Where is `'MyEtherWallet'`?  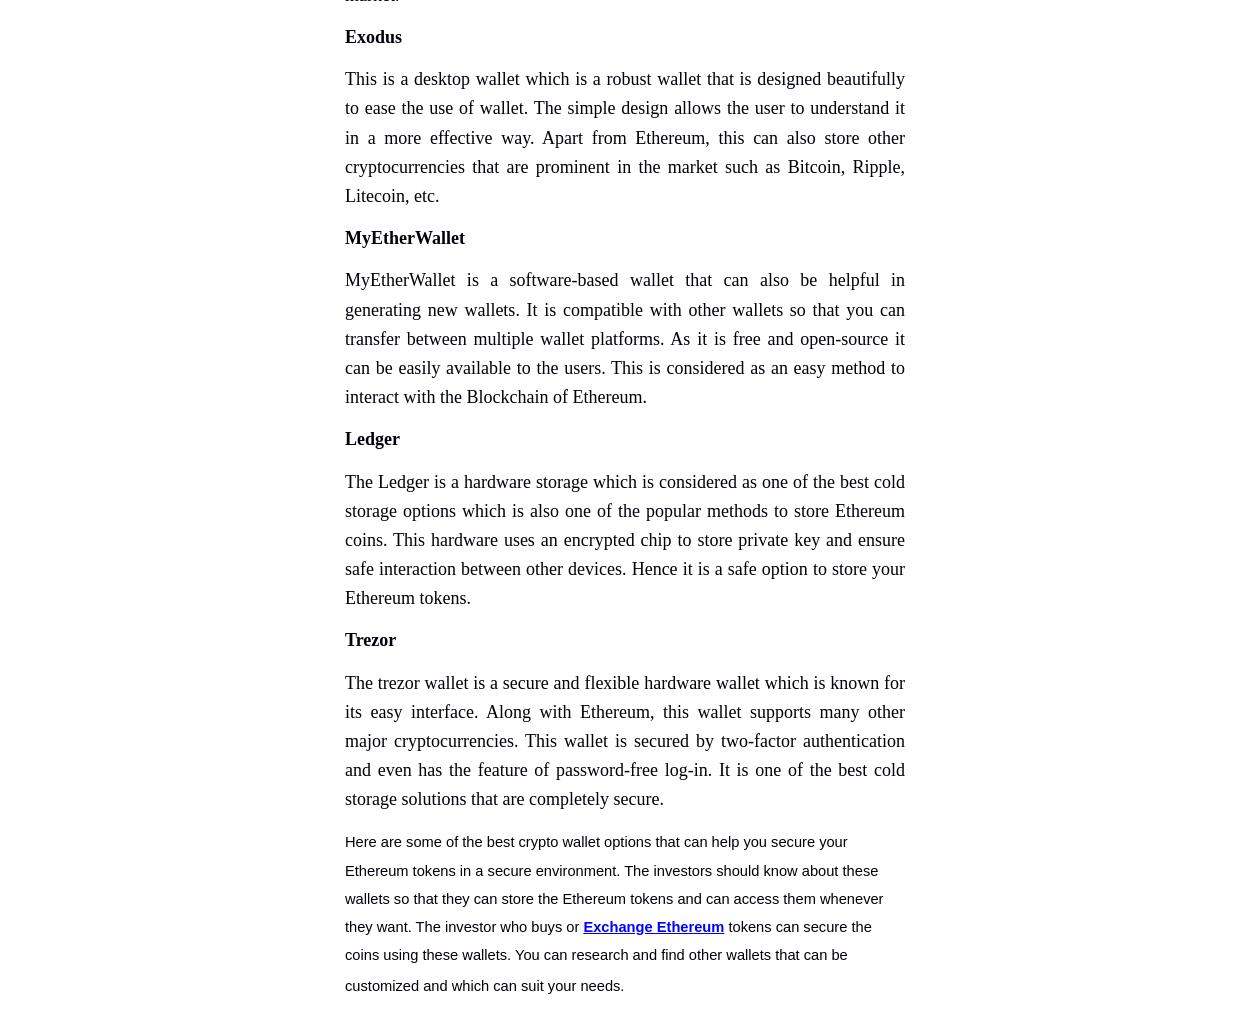
'MyEtherWallet' is located at coordinates (344, 238).